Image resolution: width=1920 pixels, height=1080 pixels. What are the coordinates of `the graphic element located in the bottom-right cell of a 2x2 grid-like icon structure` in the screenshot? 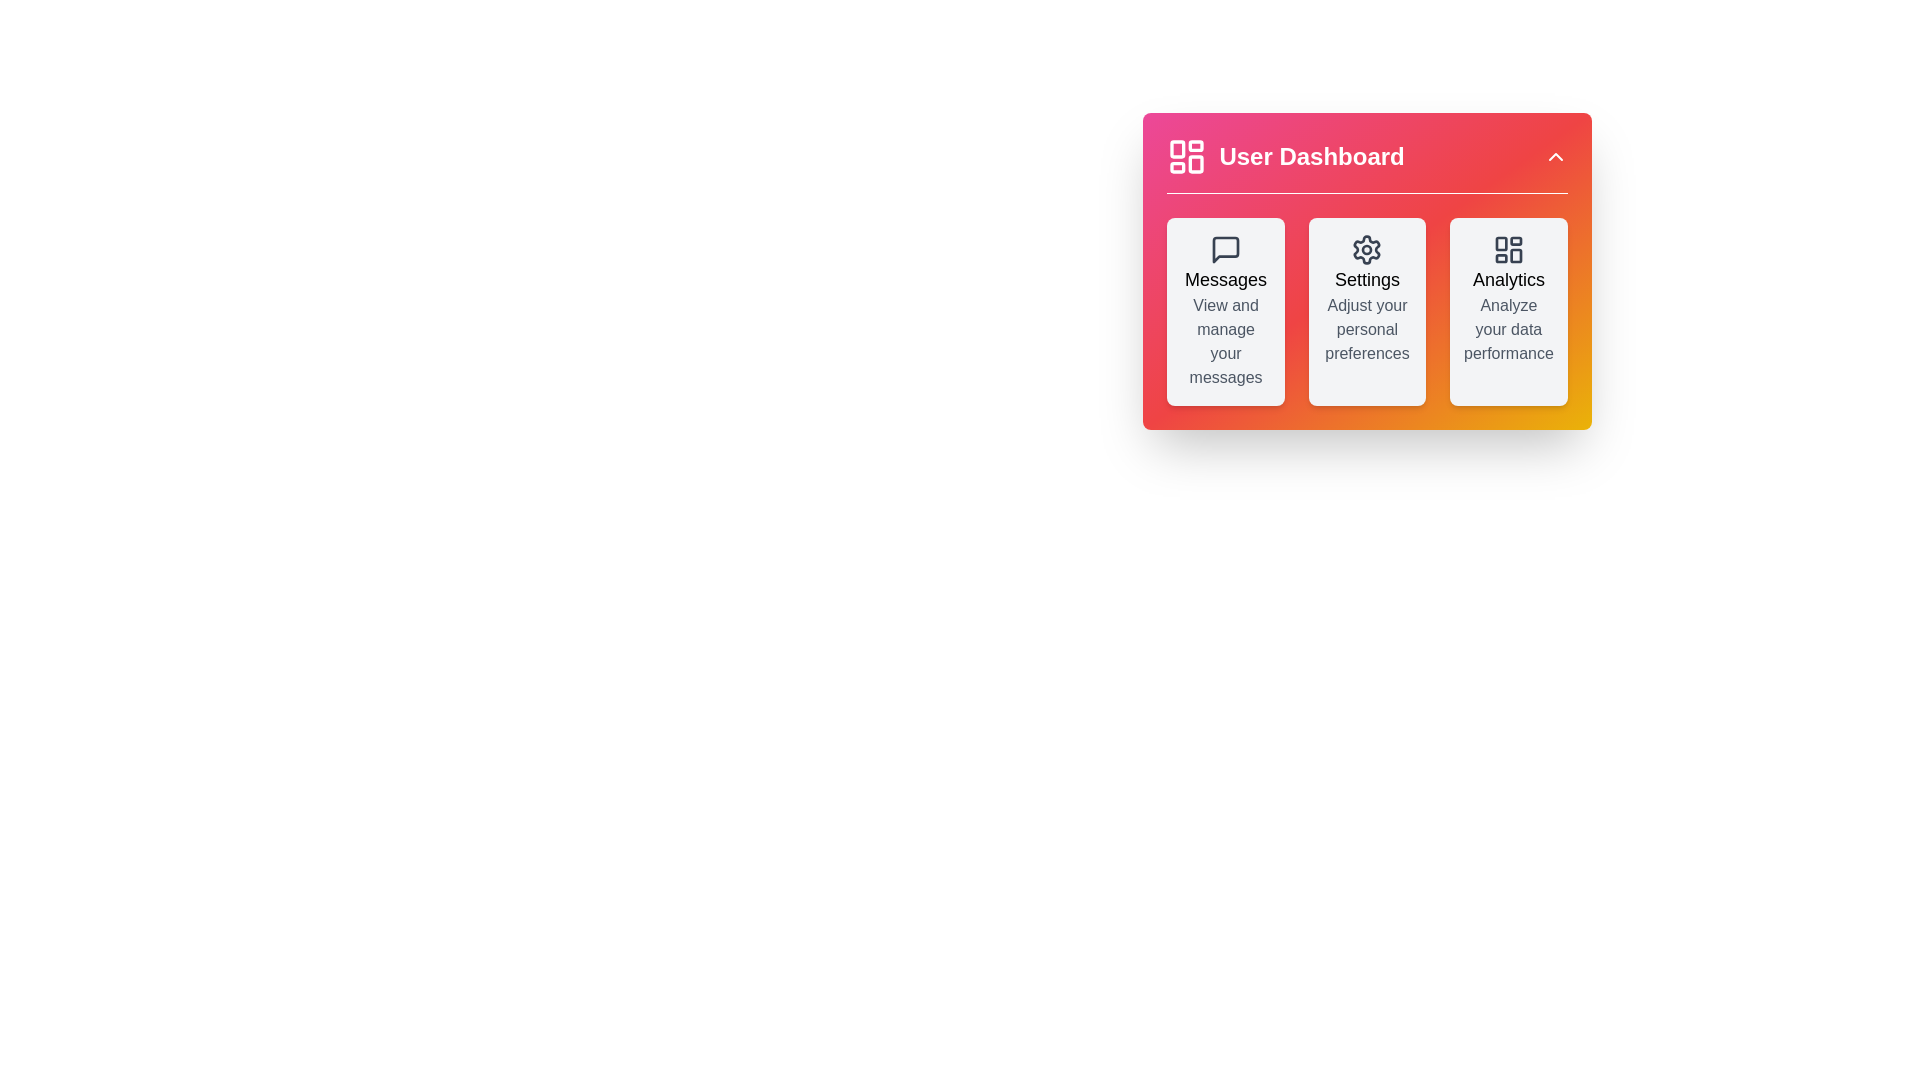 It's located at (1516, 254).